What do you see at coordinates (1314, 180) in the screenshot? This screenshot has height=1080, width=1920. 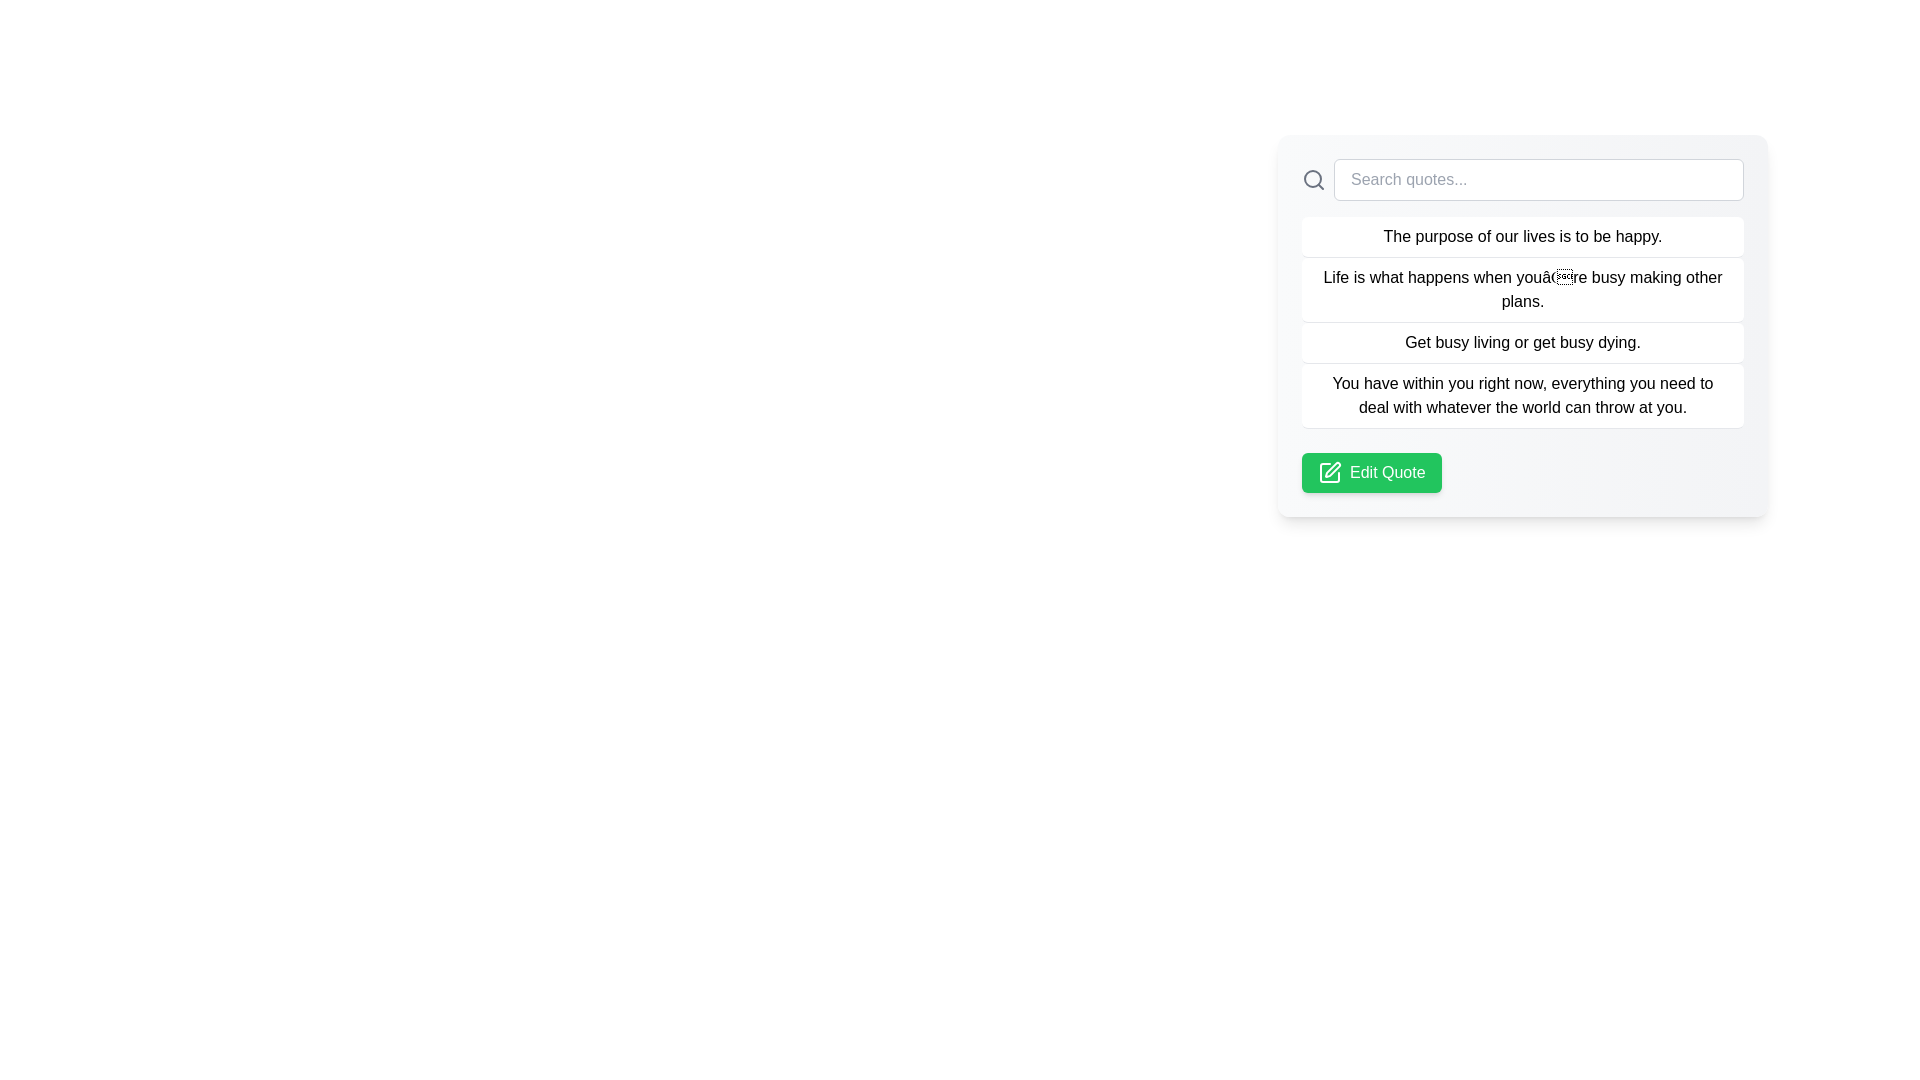 I see `the search icon located to the left of the text input field that has a placeholder saying 'Search quotes...' to invoke the associated search function` at bounding box center [1314, 180].